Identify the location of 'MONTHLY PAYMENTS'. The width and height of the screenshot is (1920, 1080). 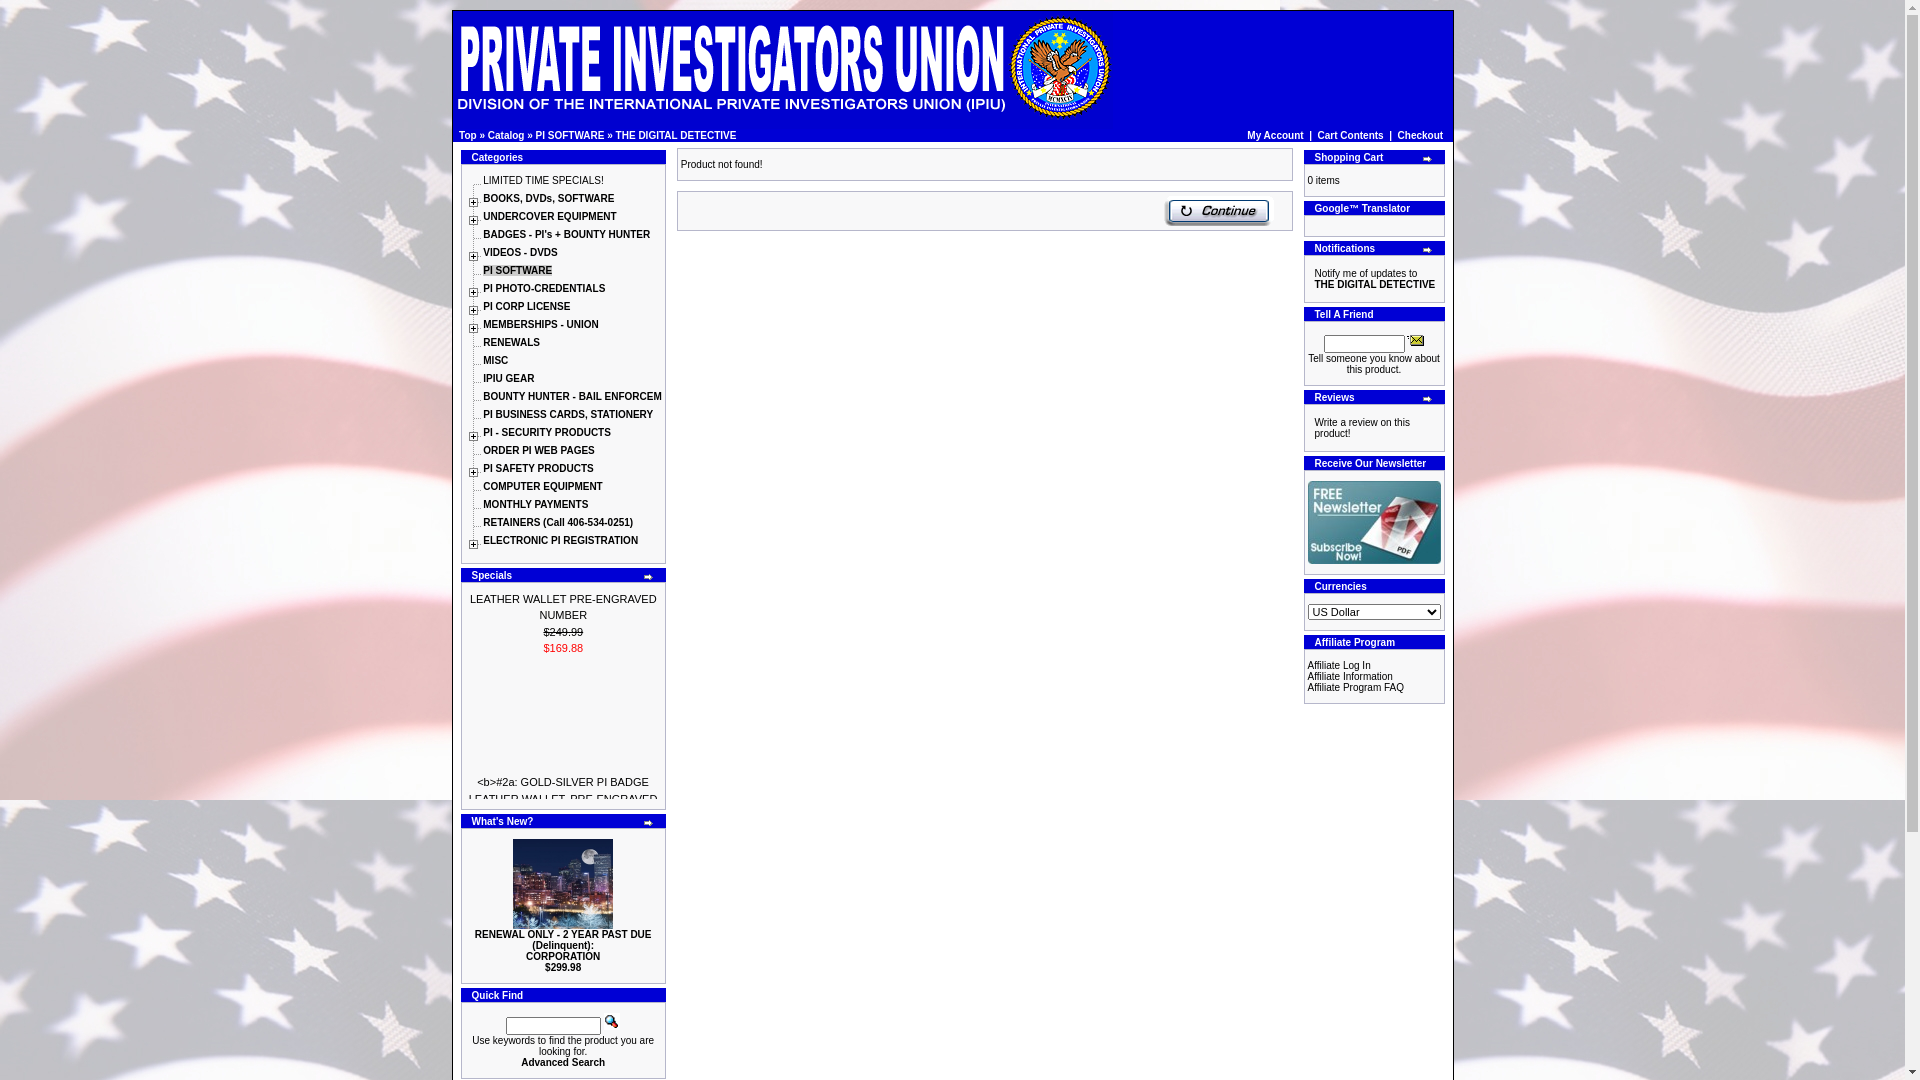
(535, 503).